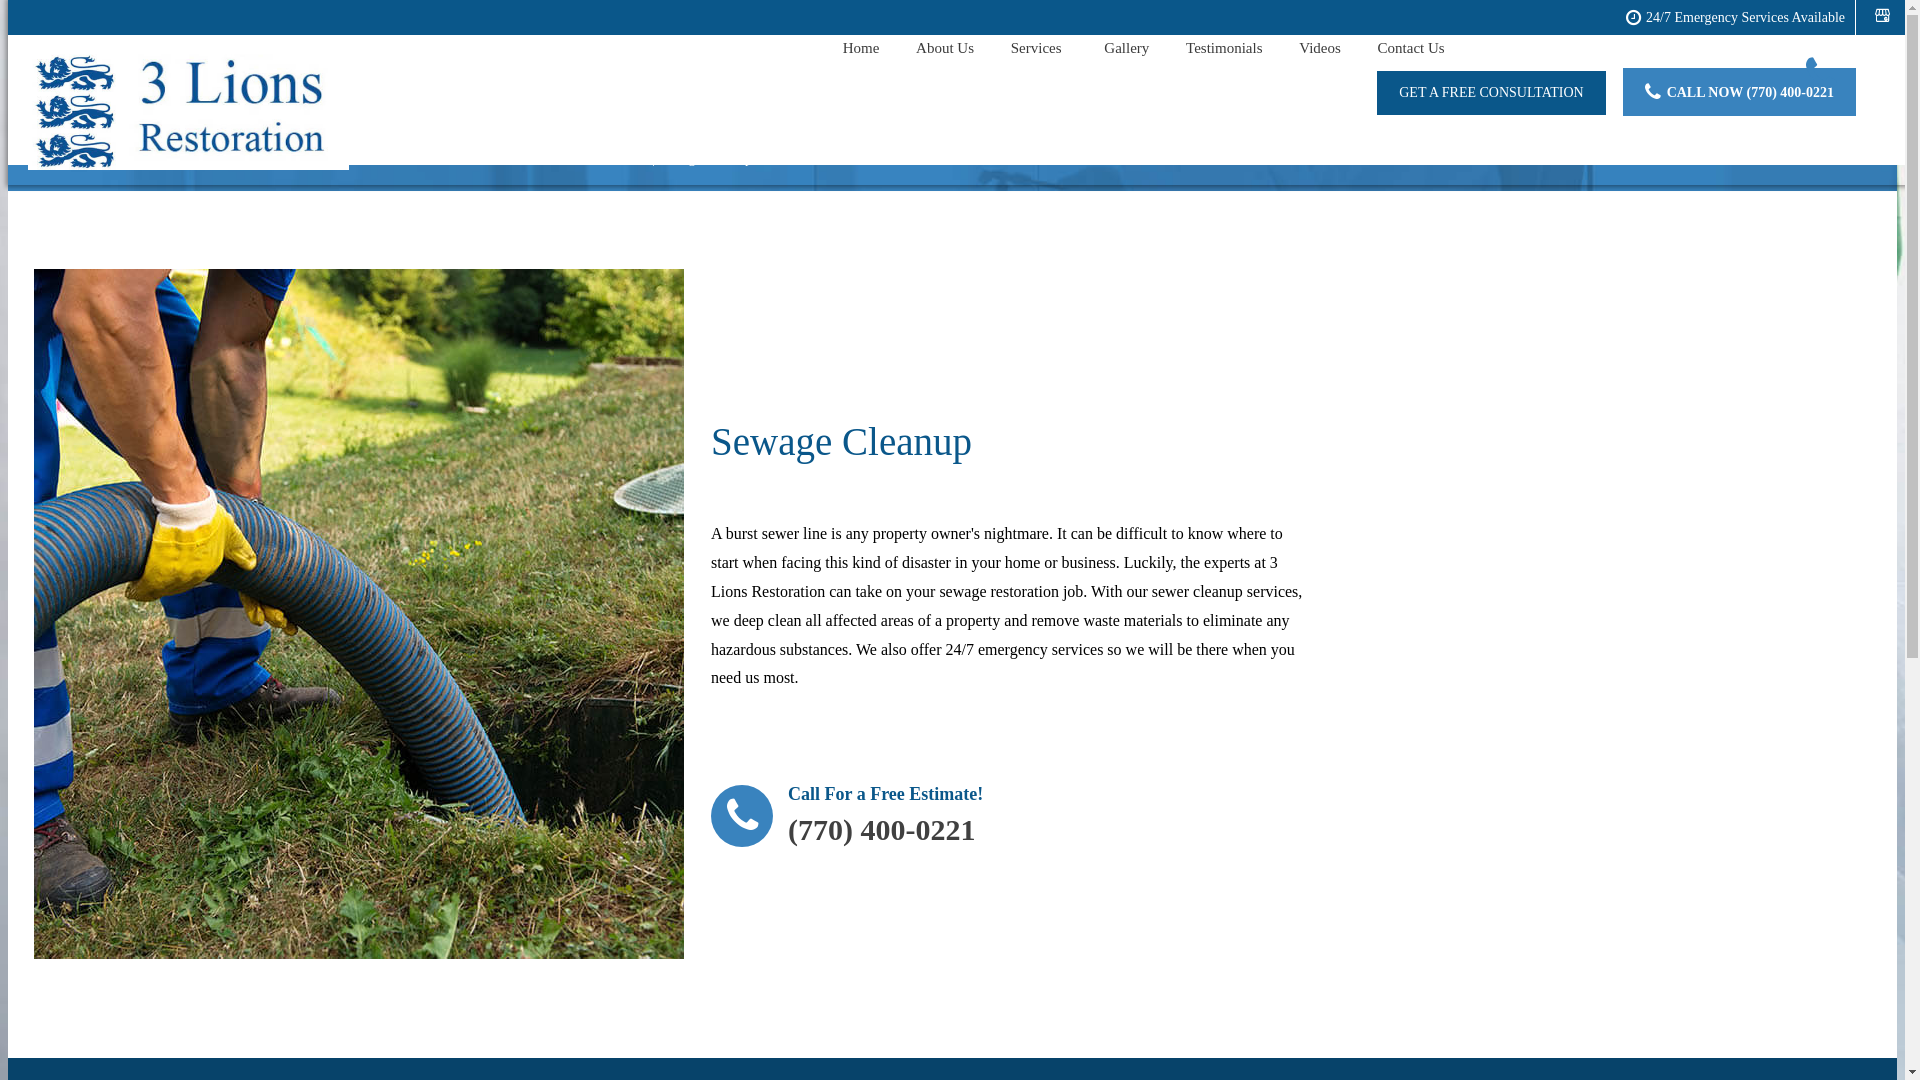  What do you see at coordinates (846, 821) in the screenshot?
I see `'Call For a Free Estimate!` at bounding box center [846, 821].